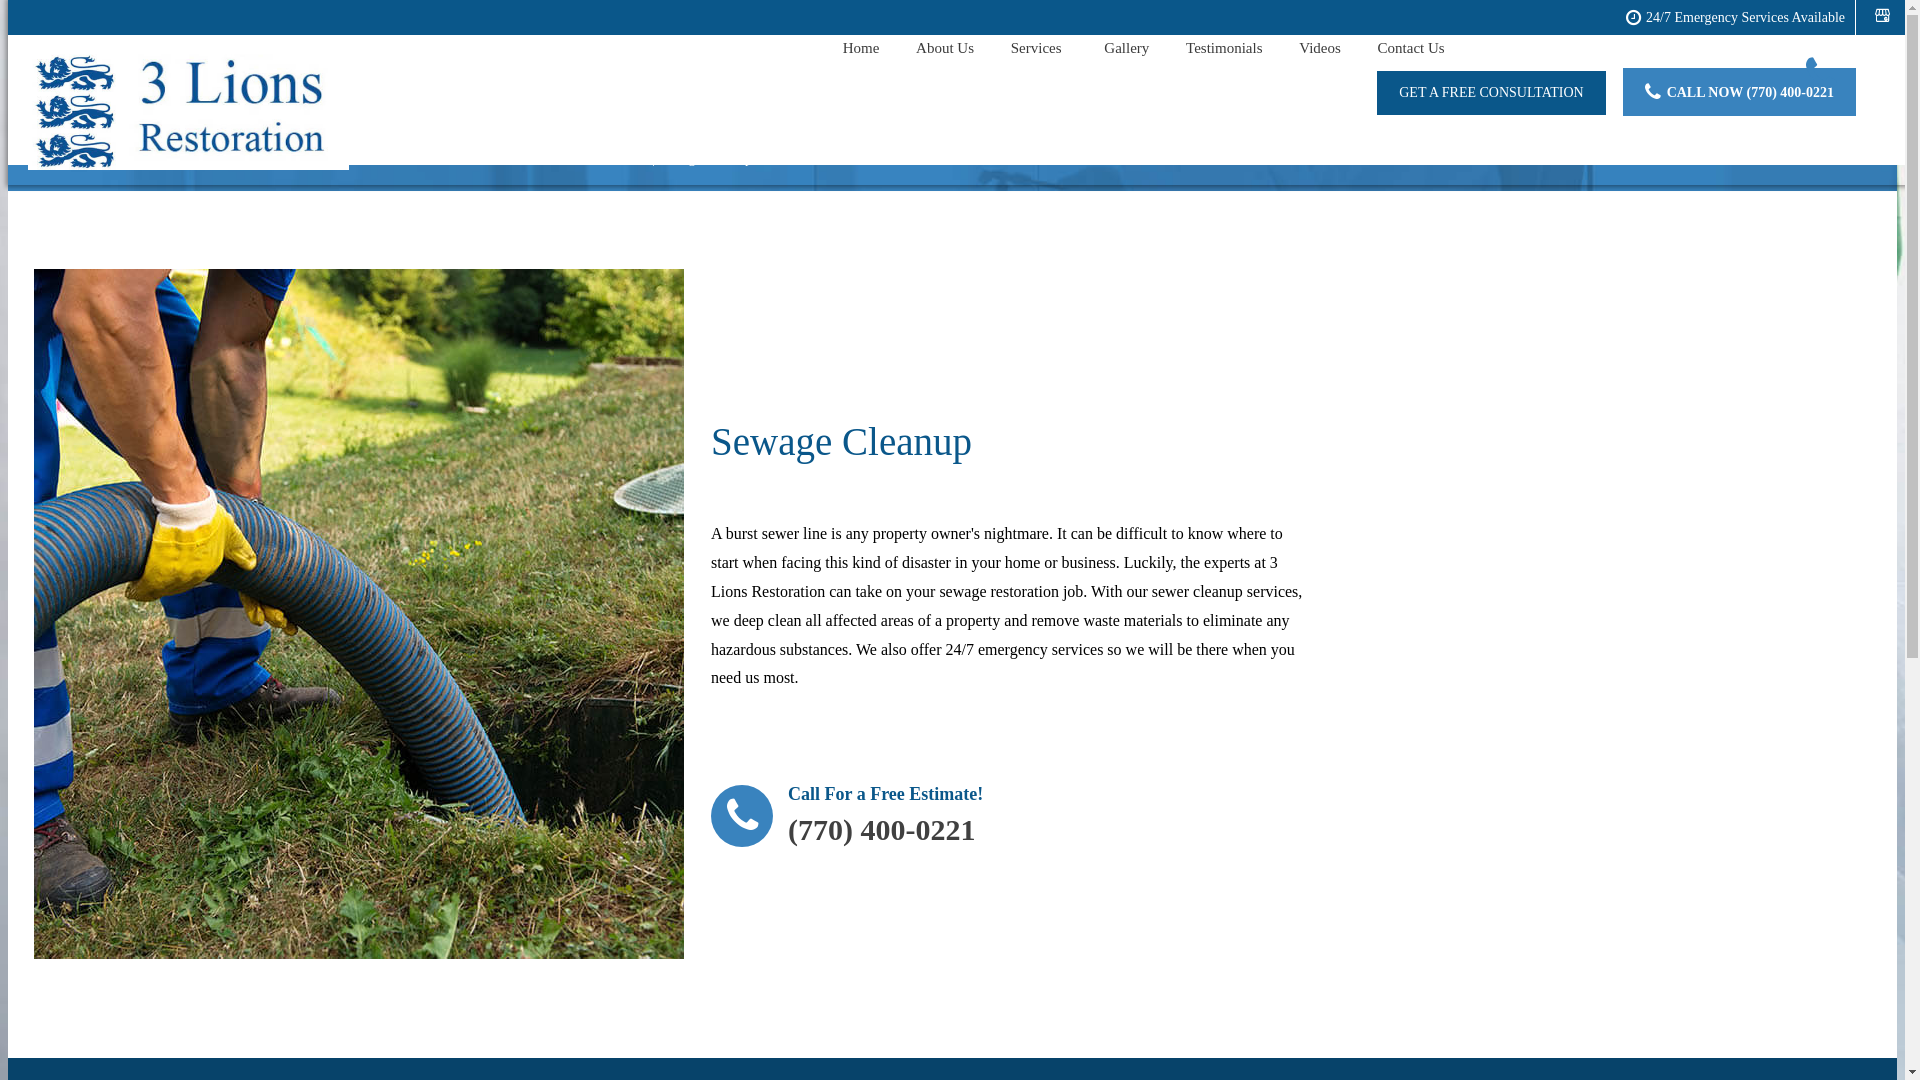  What do you see at coordinates (846, 821) in the screenshot?
I see `'Call For a Free Estimate!` at bounding box center [846, 821].